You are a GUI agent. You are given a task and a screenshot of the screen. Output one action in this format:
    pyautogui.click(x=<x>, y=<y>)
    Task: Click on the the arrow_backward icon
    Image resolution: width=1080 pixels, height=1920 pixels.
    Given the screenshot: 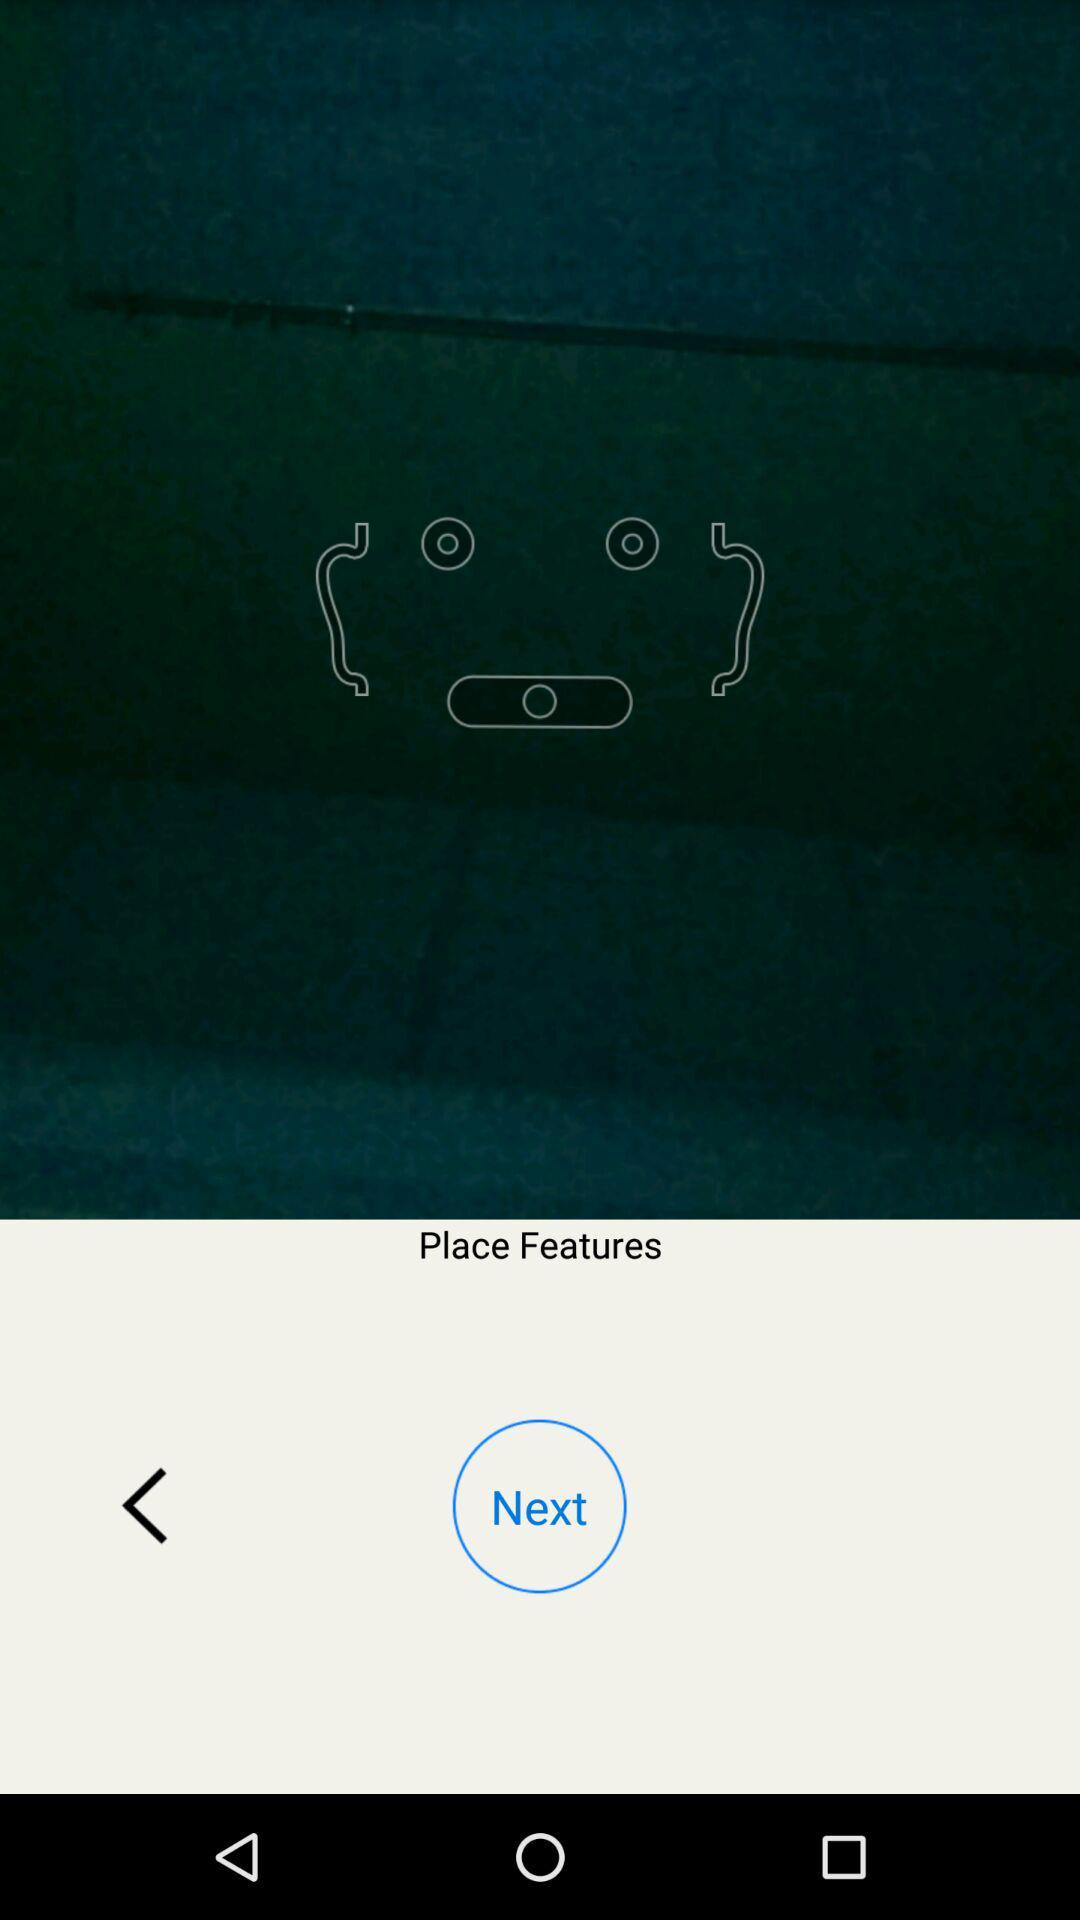 What is the action you would take?
    pyautogui.click(x=144, y=1612)
    